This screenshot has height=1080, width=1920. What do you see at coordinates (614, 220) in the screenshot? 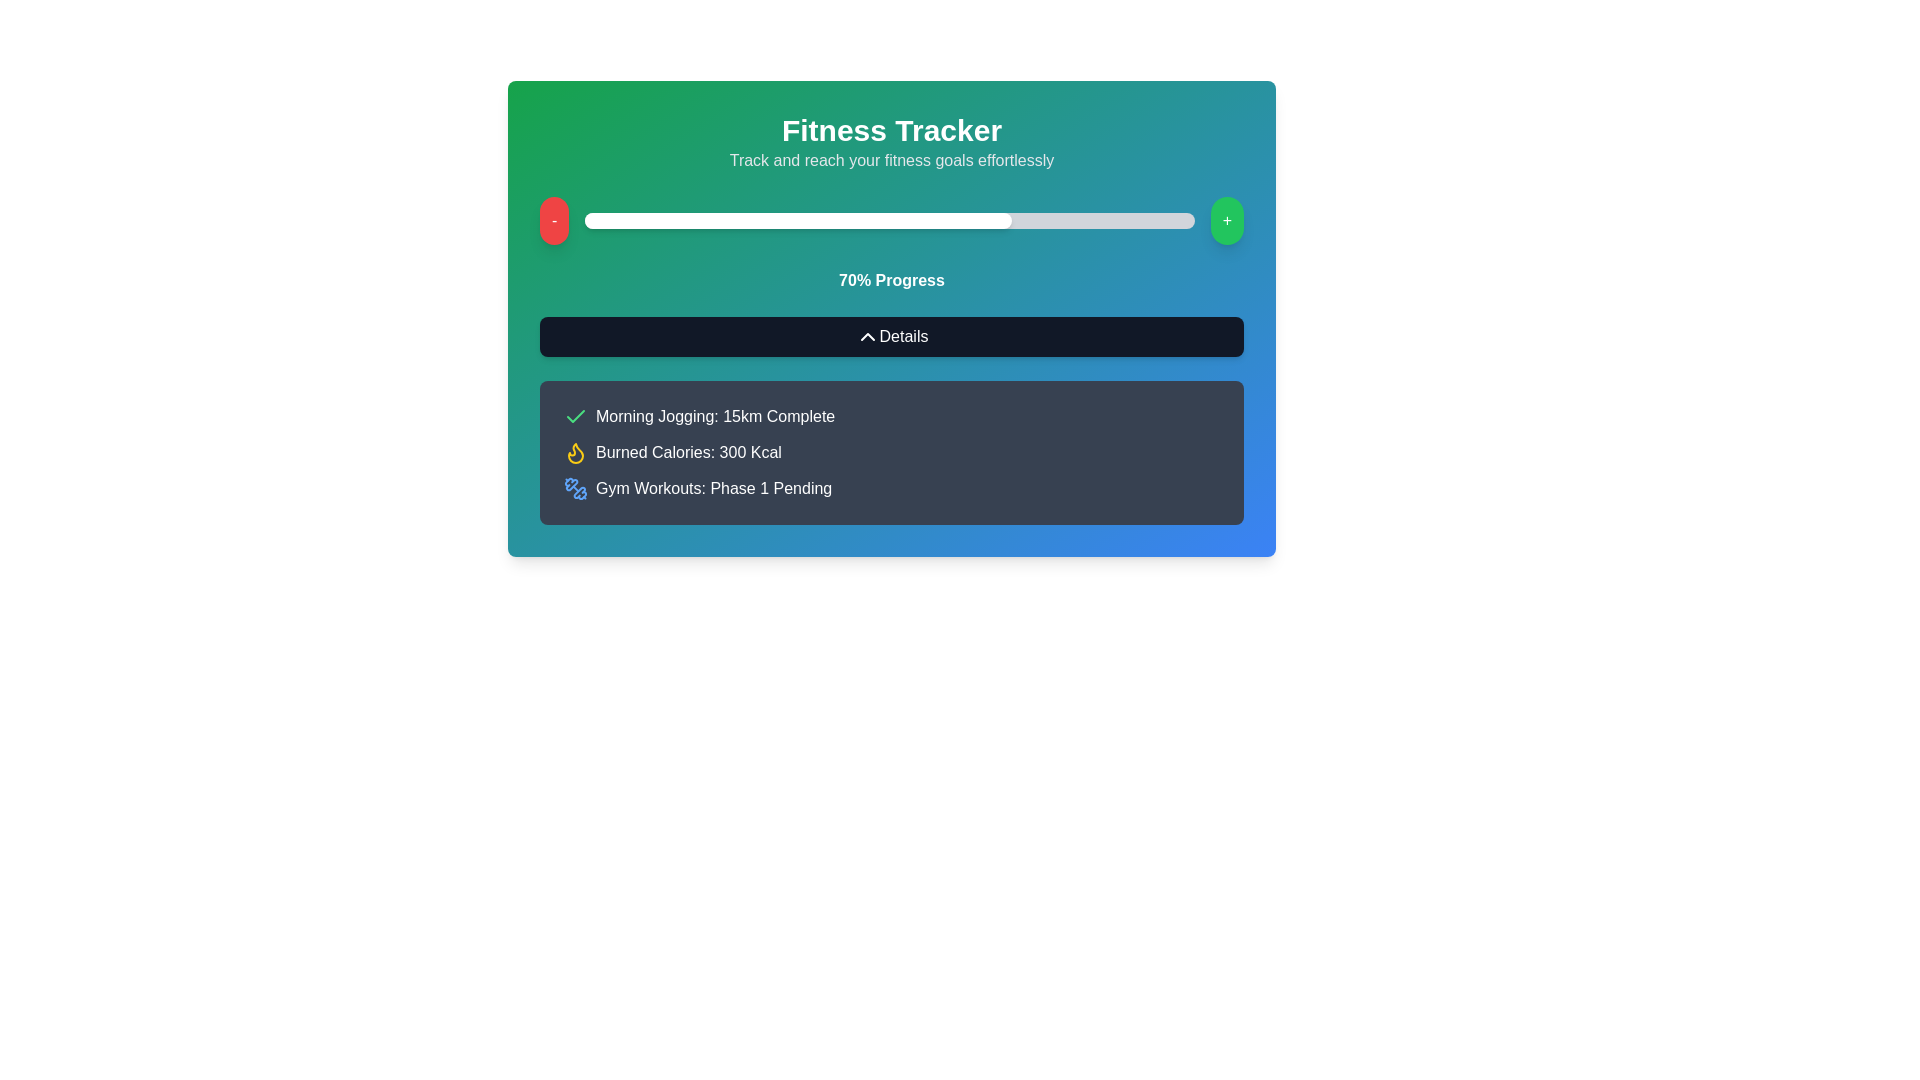
I see `progress` at bounding box center [614, 220].